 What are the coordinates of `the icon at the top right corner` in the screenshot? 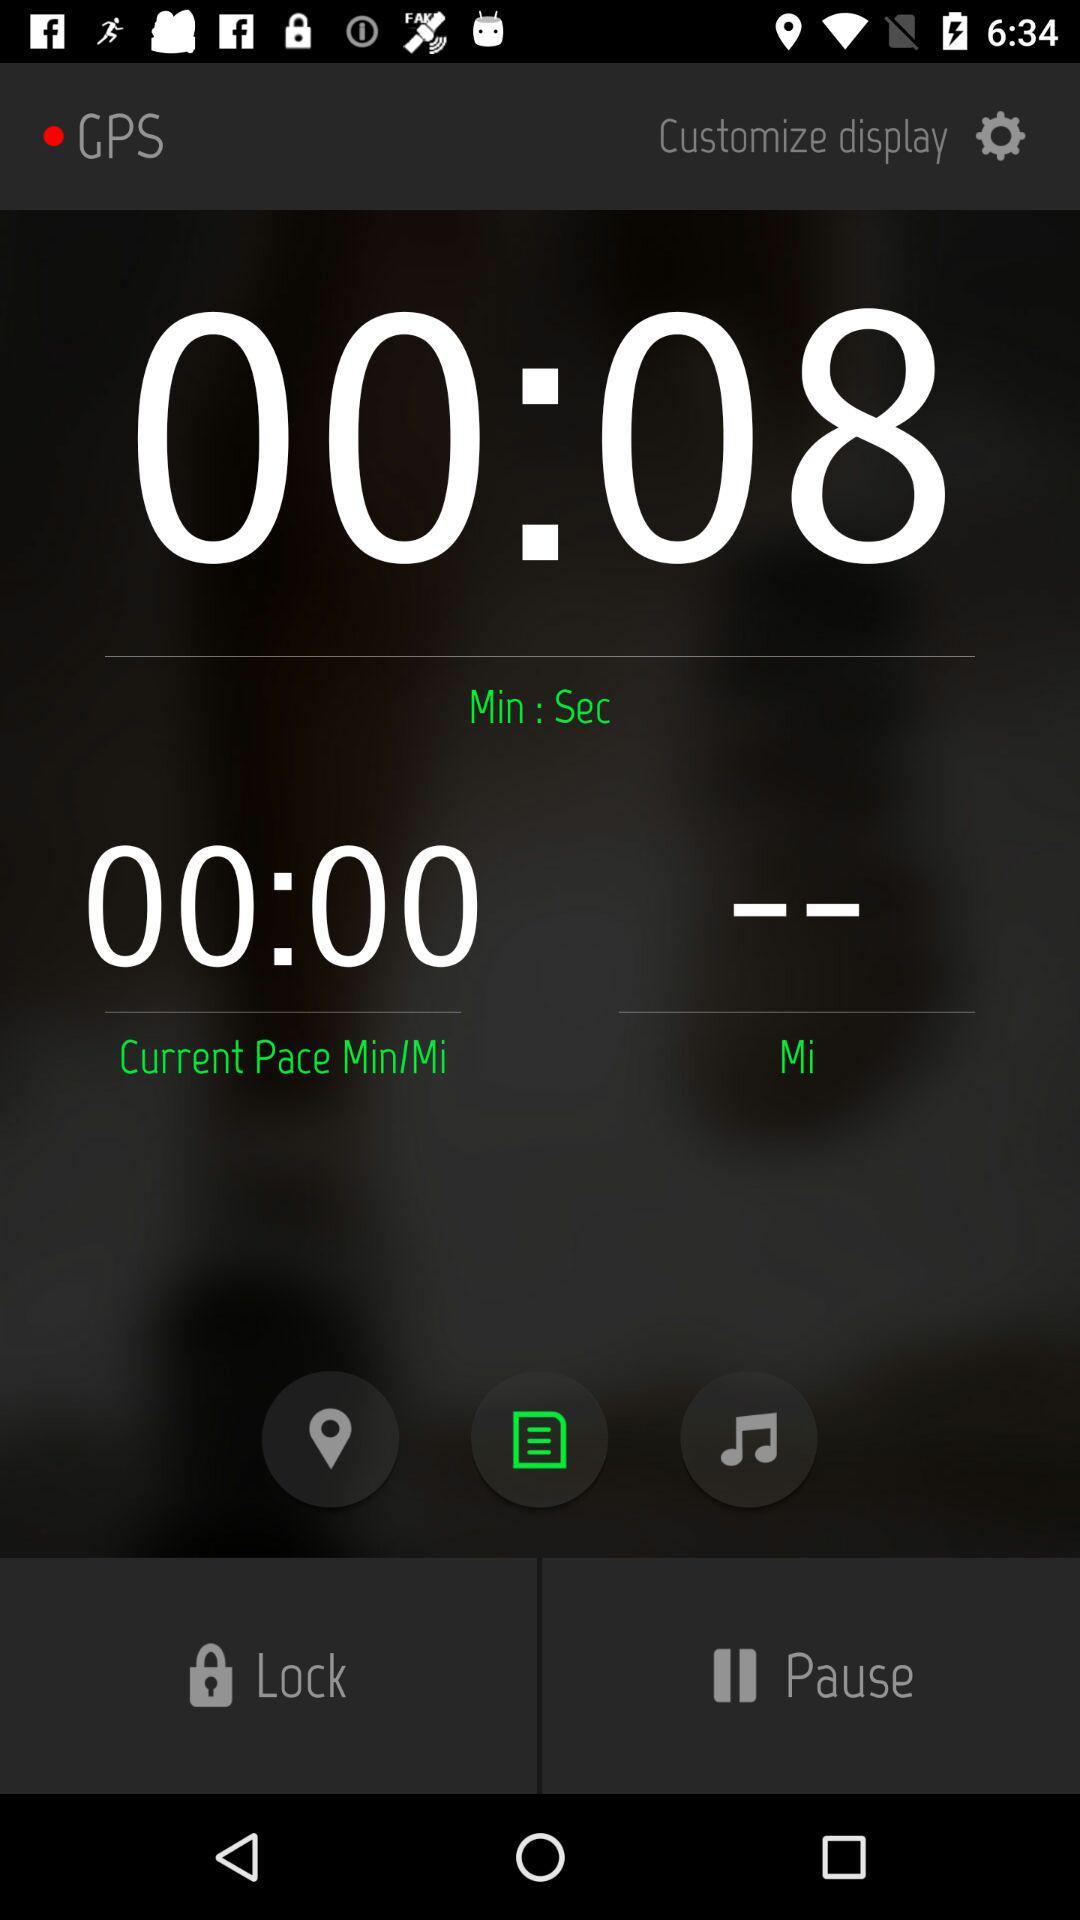 It's located at (855, 135).